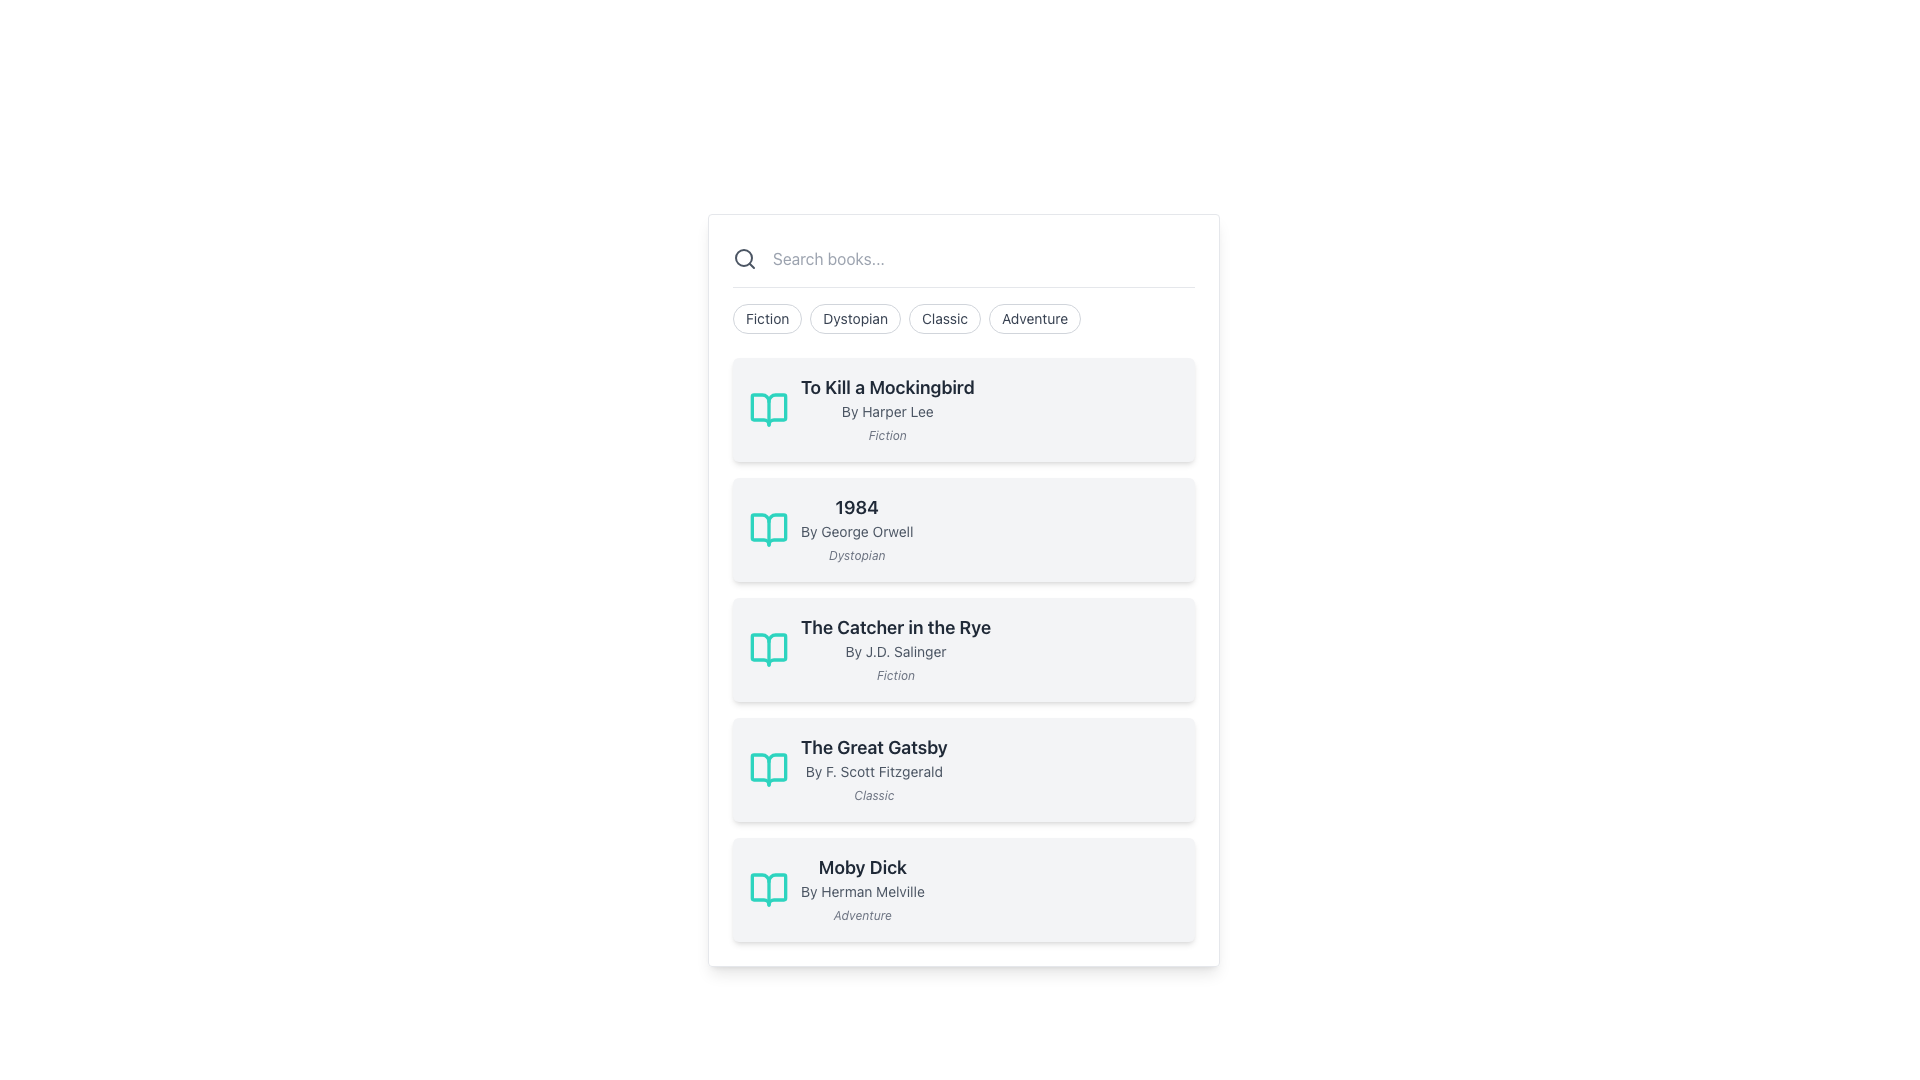 This screenshot has width=1920, height=1080. Describe the element at coordinates (874, 794) in the screenshot. I see `the 'Classic' genre label located in the lower-right area of the text block for the book 'The Great Gatsby', positioned beneath the author's name and to the right of the title text` at that location.